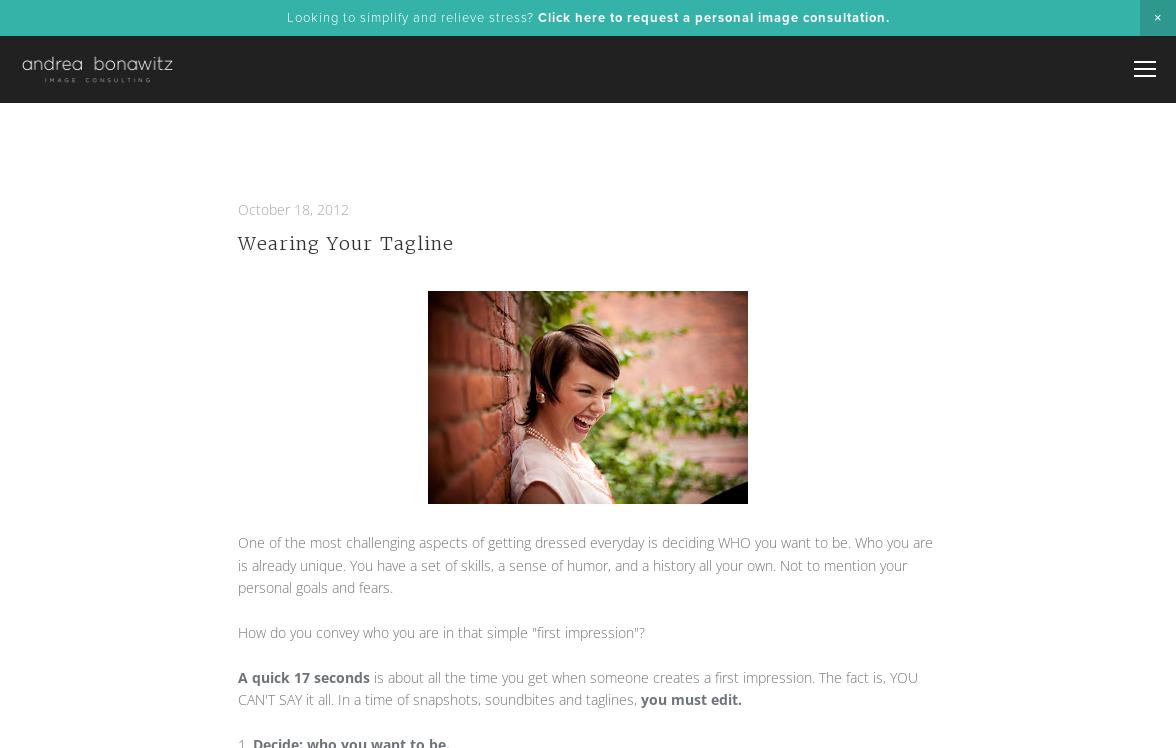 The height and width of the screenshot is (748, 1176). What do you see at coordinates (1025, 219) in the screenshot?
I see `'Free Men's Advice'` at bounding box center [1025, 219].